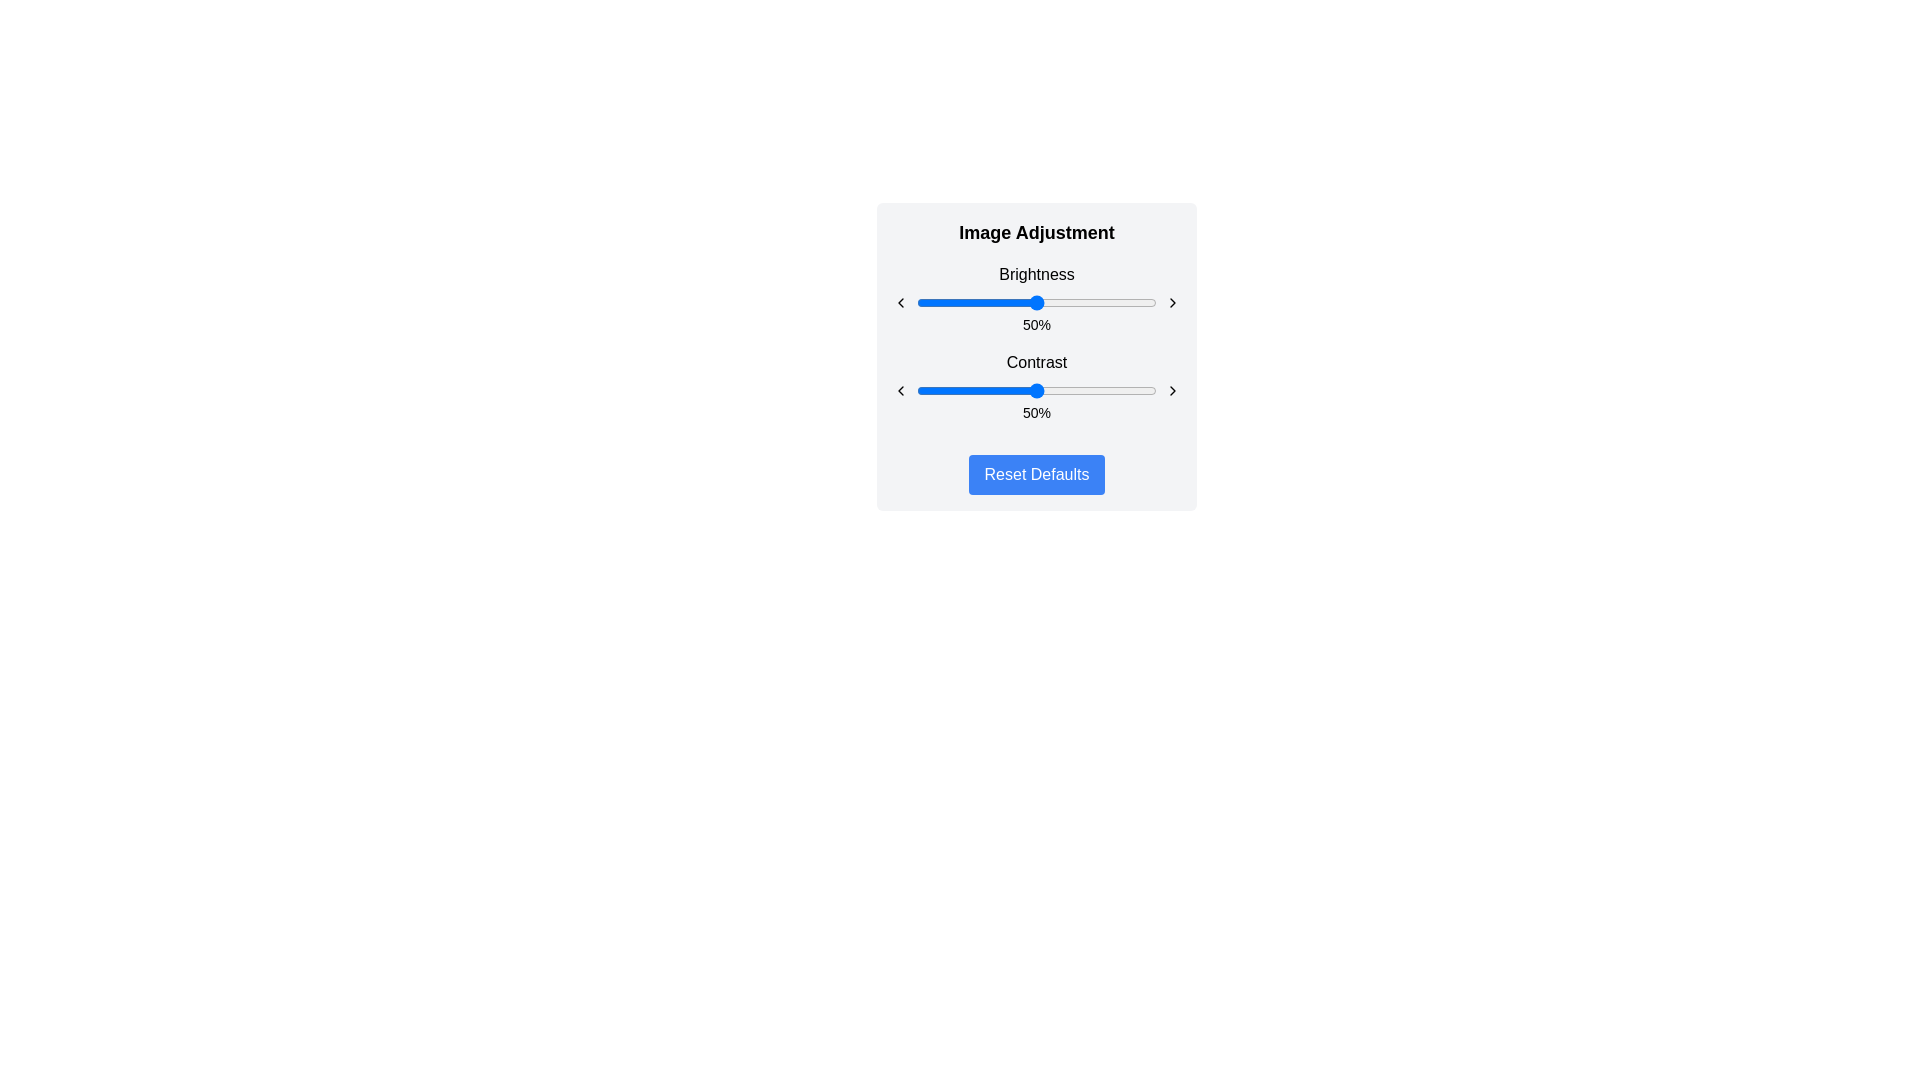  I want to click on contrast, so click(1076, 390).